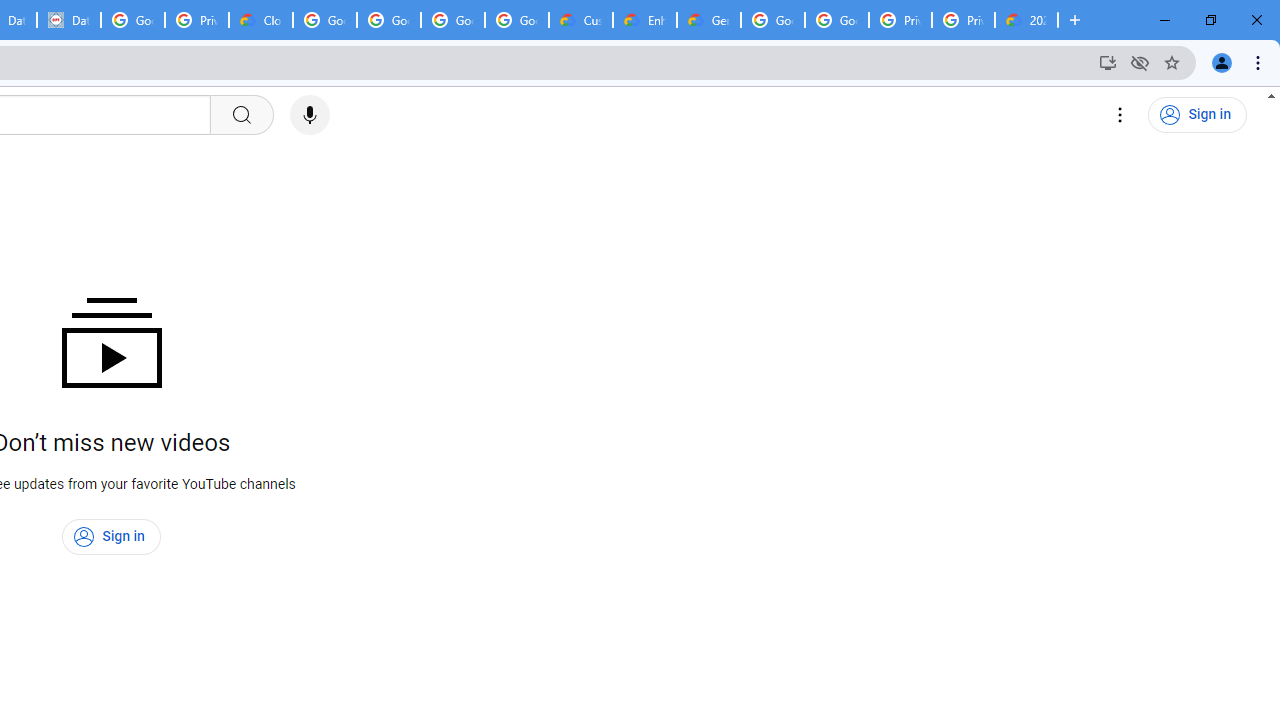  I want to click on 'Enhanced Support | Google Cloud', so click(645, 20).